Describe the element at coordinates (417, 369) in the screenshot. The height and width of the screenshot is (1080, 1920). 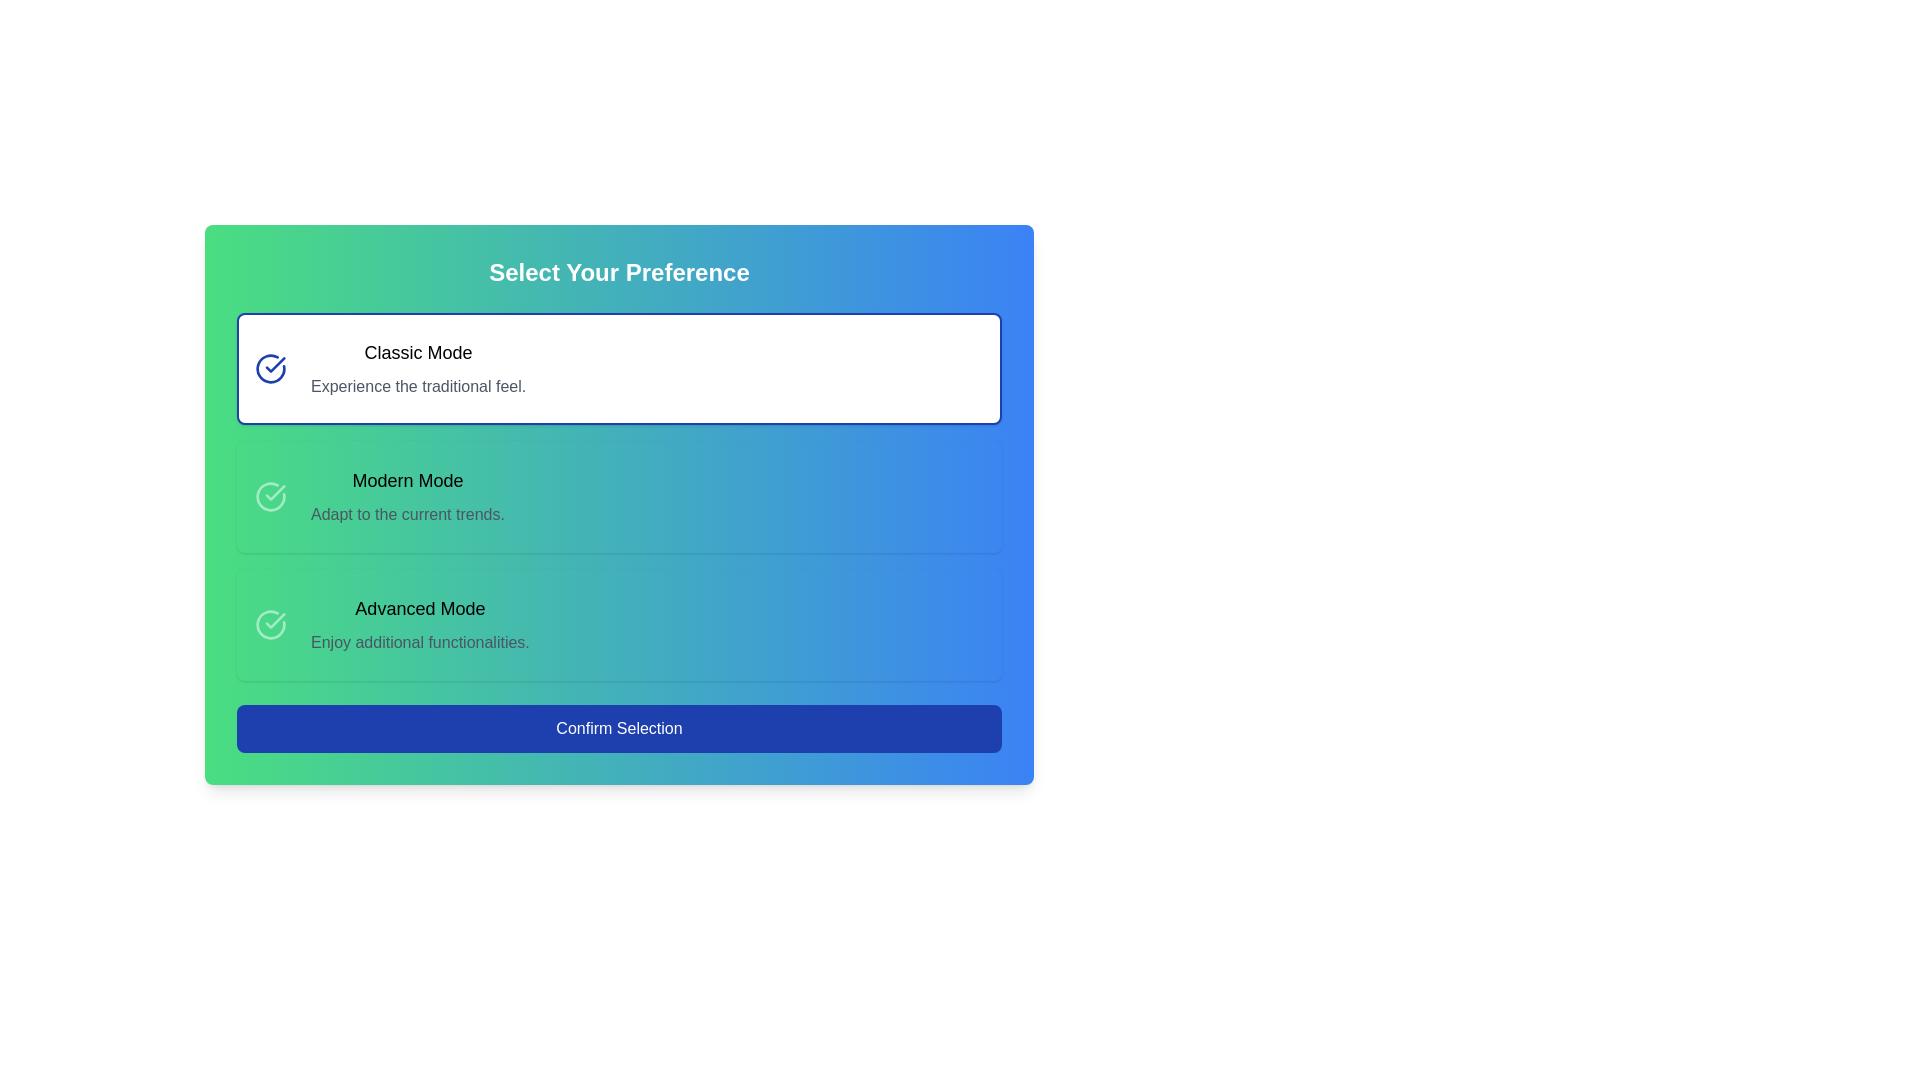
I see `the 'Classic Mode' text-based option description block` at that location.